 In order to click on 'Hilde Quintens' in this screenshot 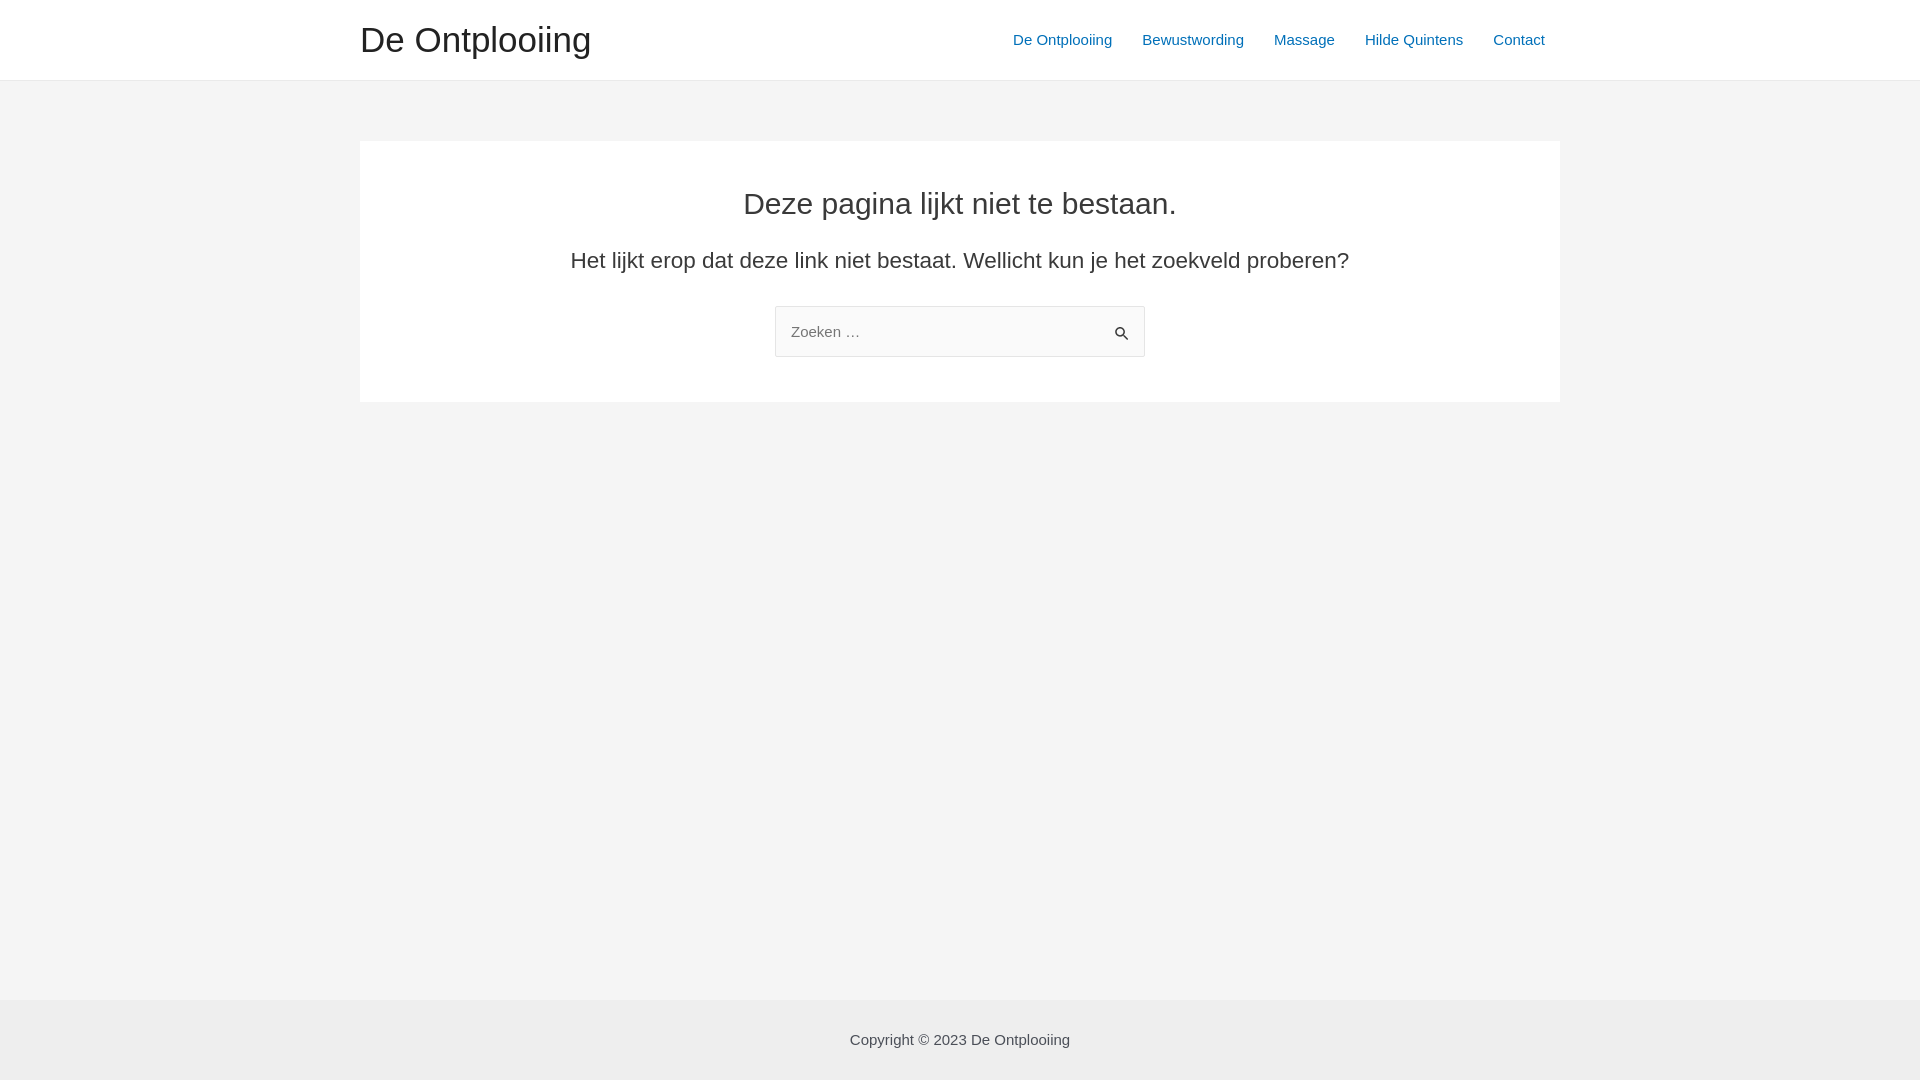, I will do `click(1413, 39)`.